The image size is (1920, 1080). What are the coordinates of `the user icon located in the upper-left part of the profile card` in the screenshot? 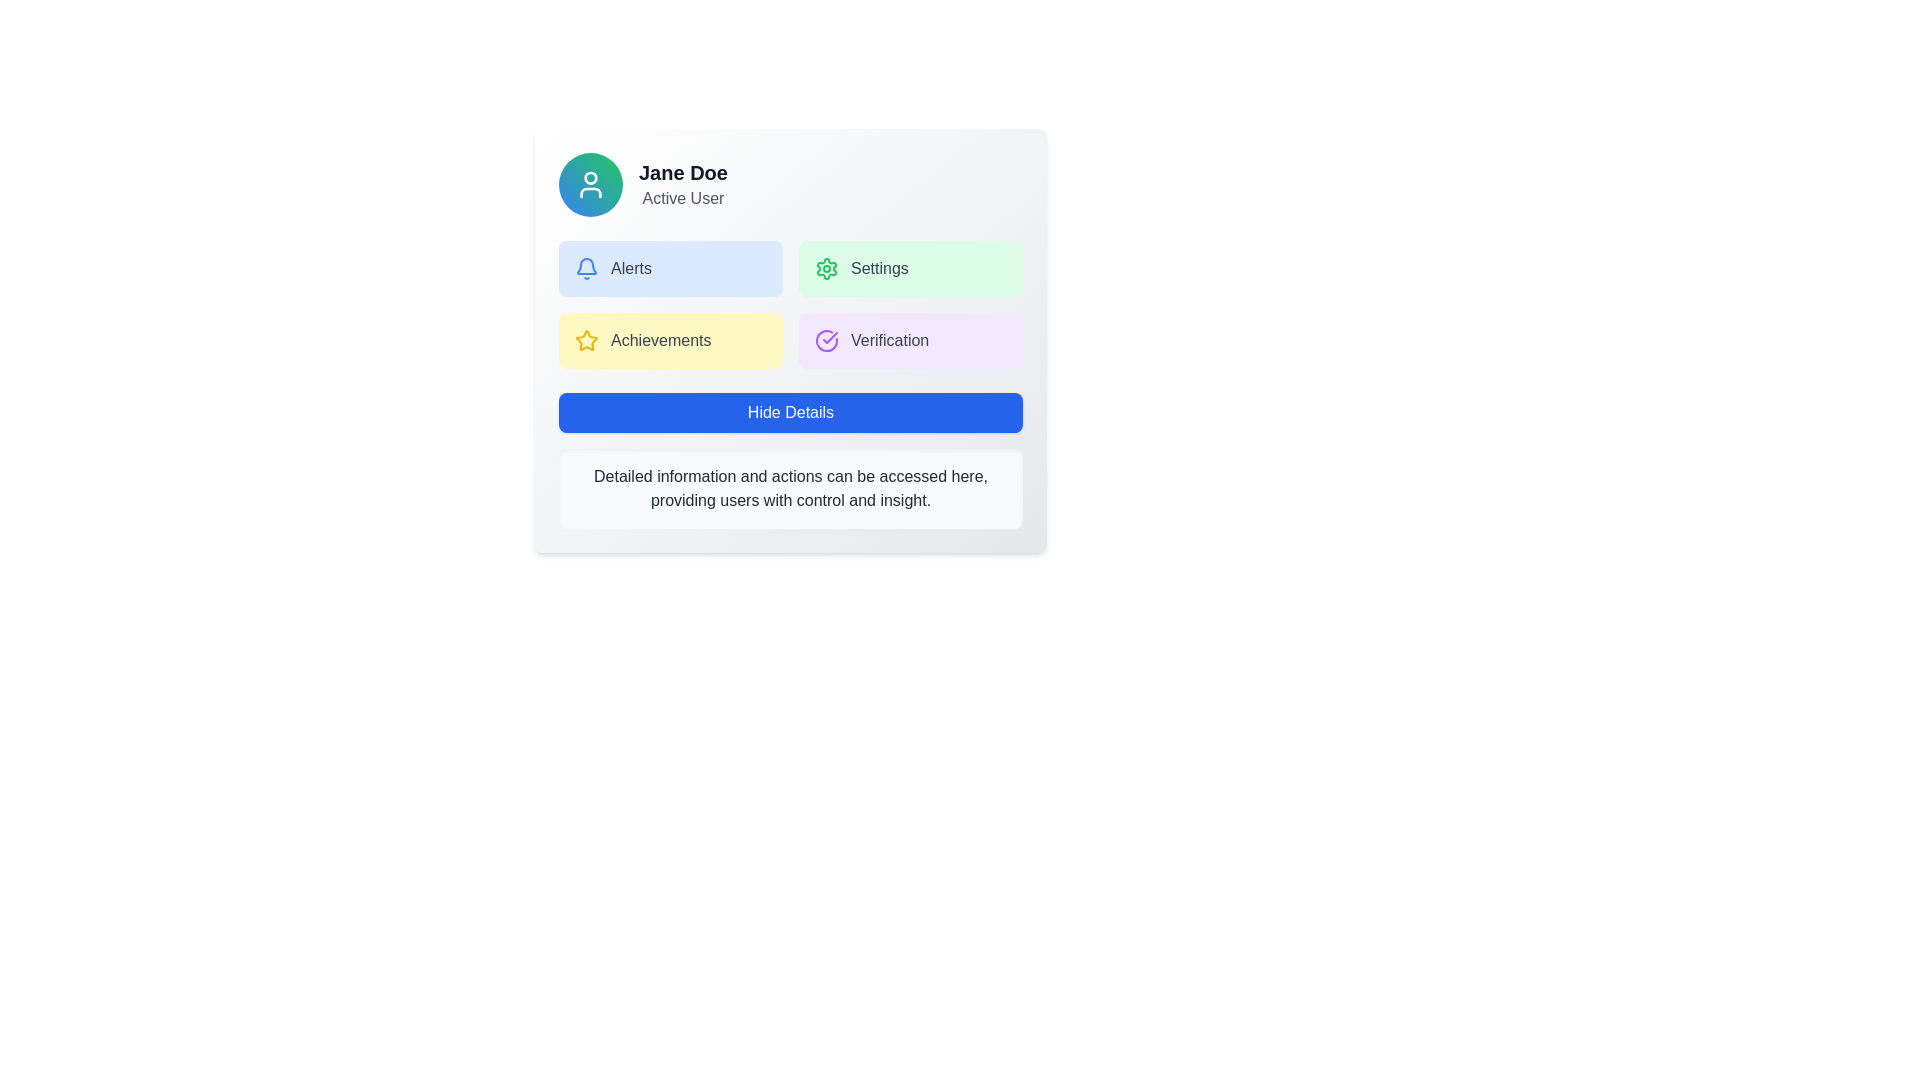 It's located at (589, 185).